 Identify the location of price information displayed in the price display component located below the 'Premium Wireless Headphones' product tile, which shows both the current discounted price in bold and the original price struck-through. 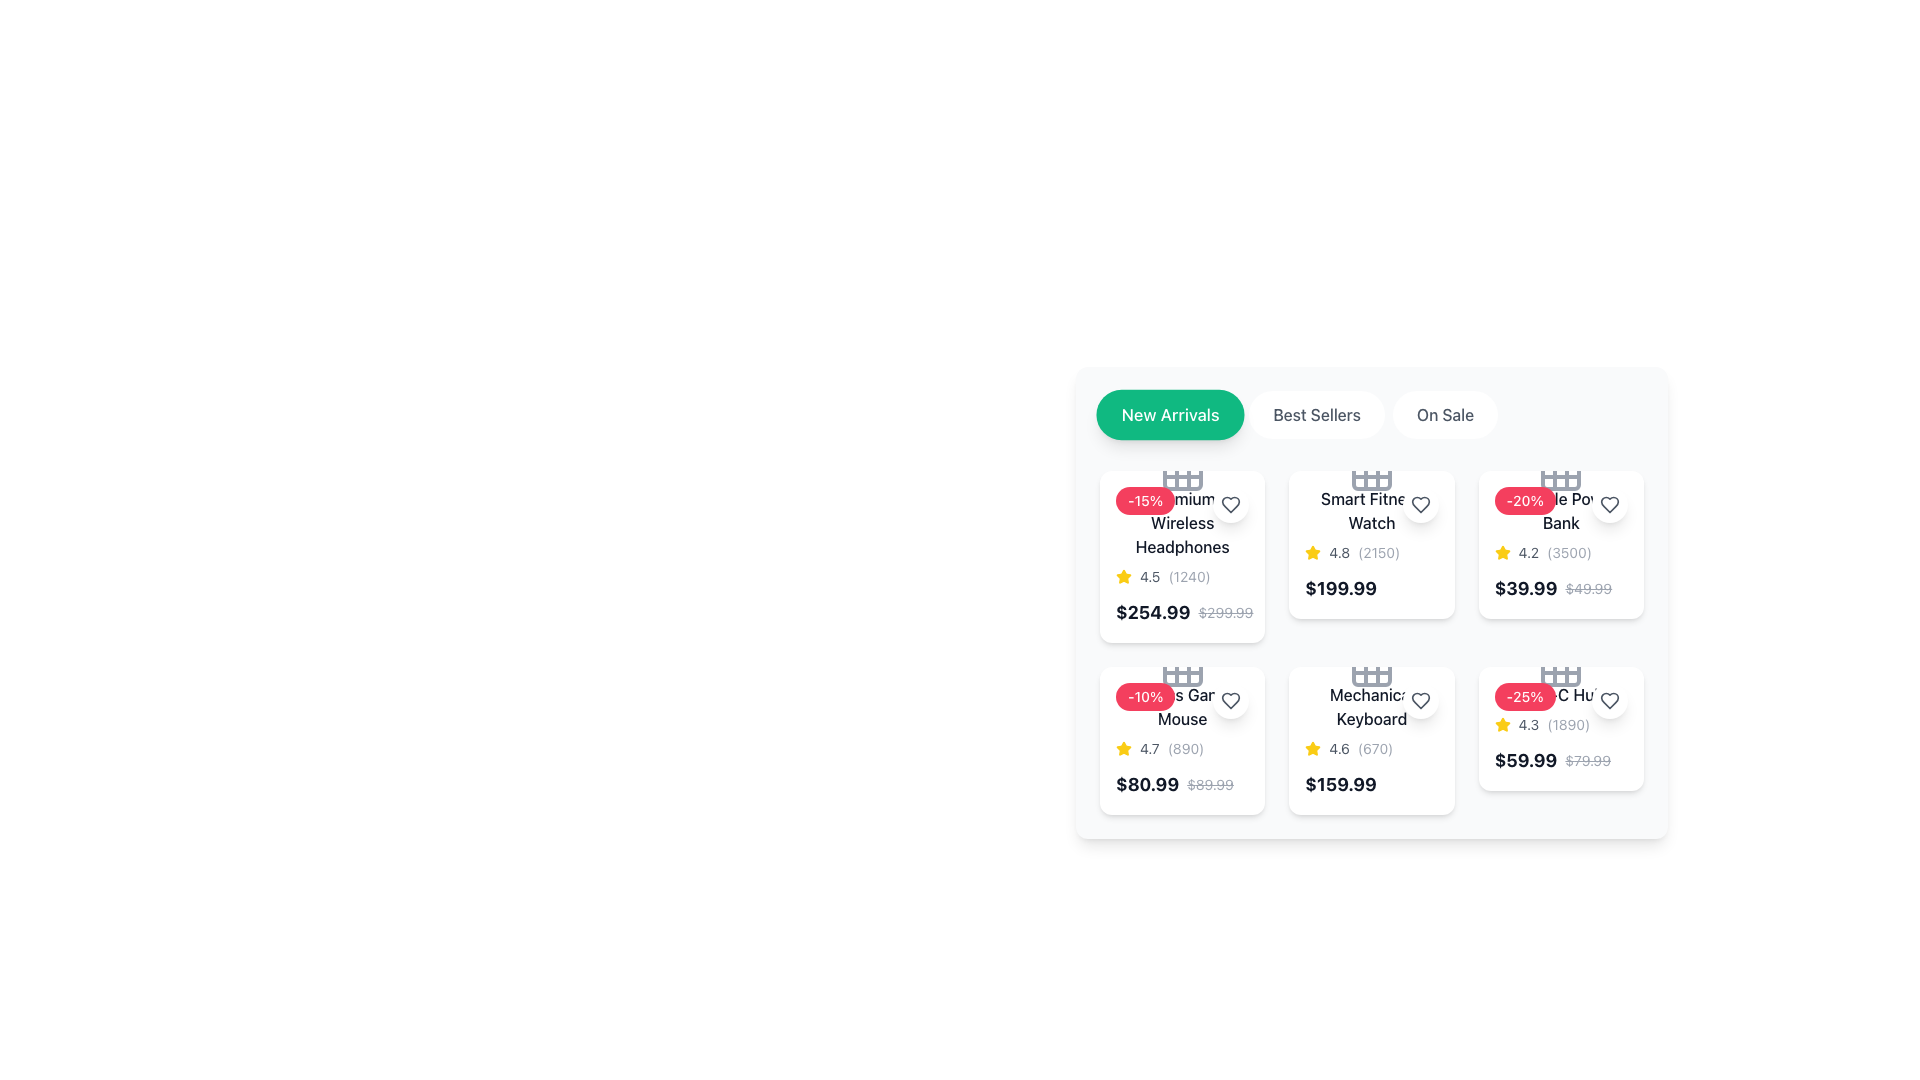
(1184, 612).